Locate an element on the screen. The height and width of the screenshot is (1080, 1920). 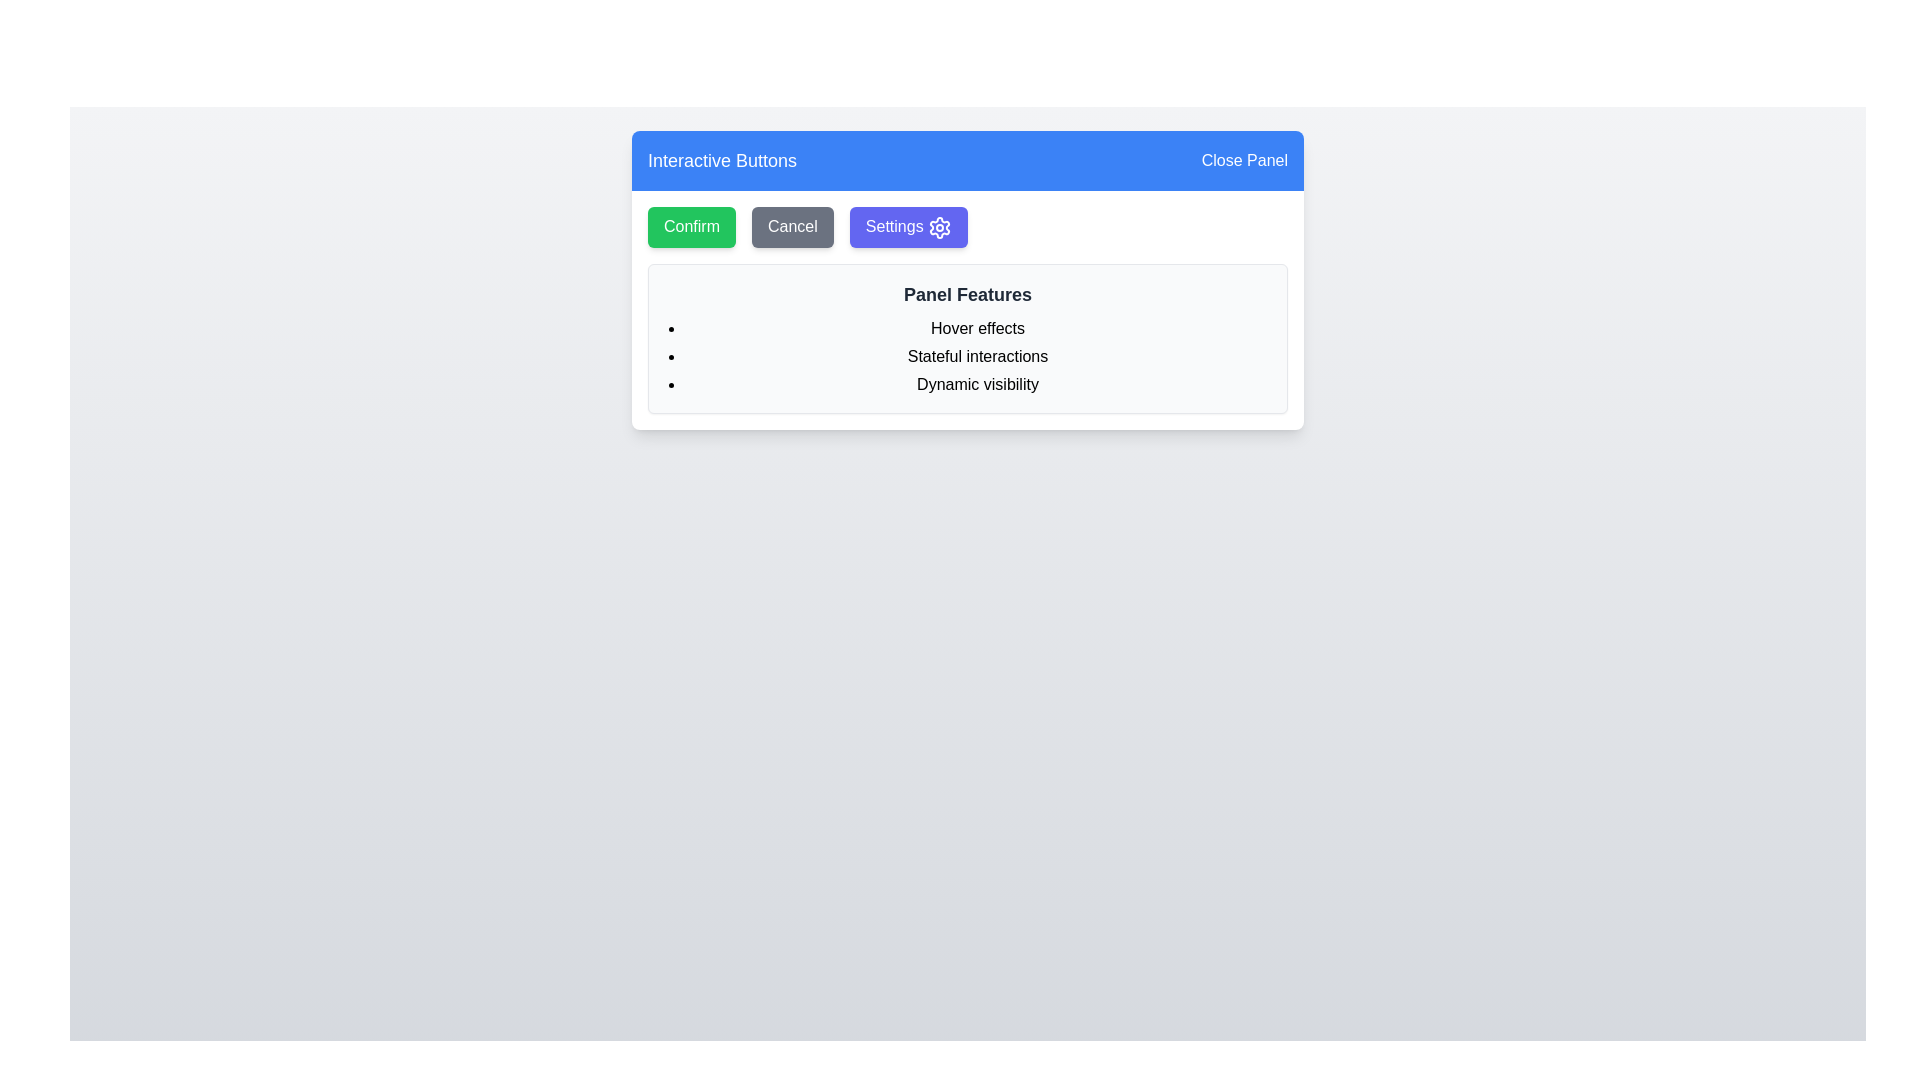
the 'Panel Features' element which displays a list of features or properties, centrally positioned below the buttons labeled 'Confirm', 'Cancel', and 'Settings' is located at coordinates (968, 337).